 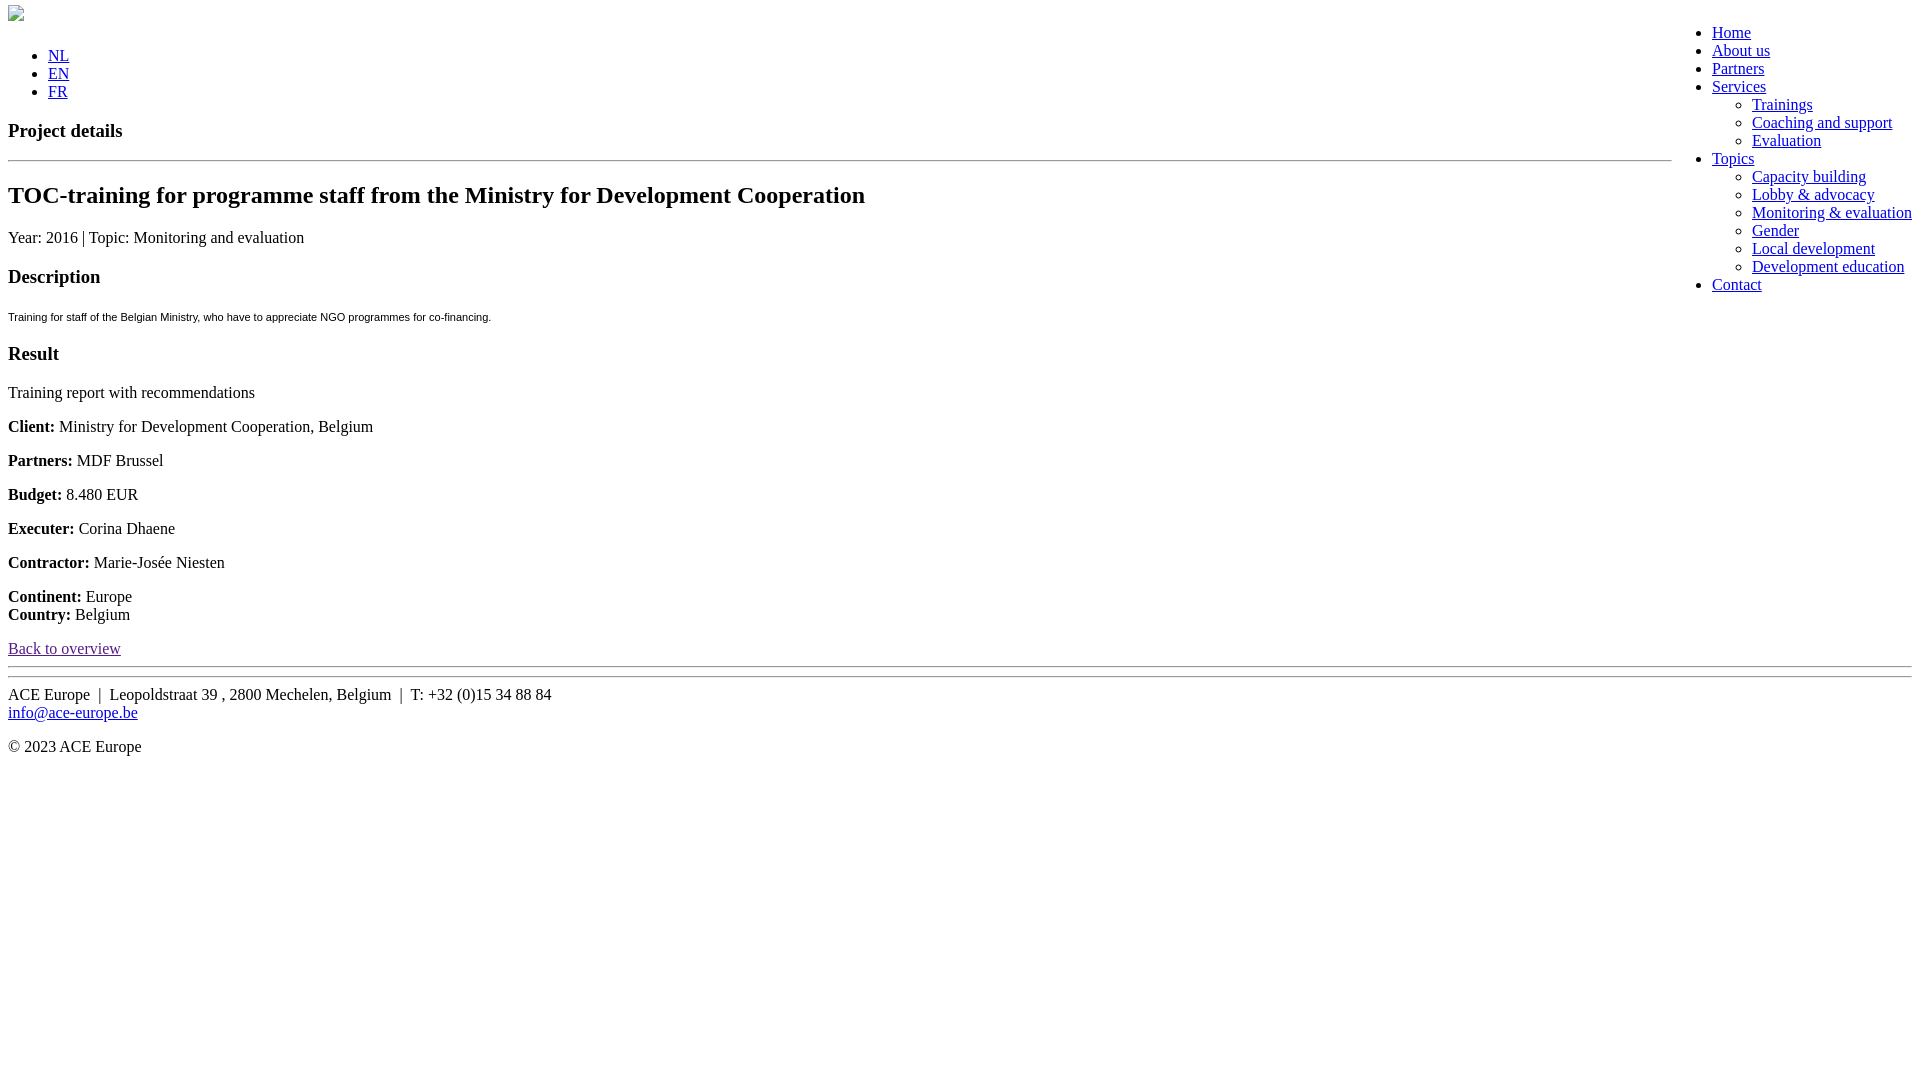 What do you see at coordinates (1711, 284) in the screenshot?
I see `'Contact'` at bounding box center [1711, 284].